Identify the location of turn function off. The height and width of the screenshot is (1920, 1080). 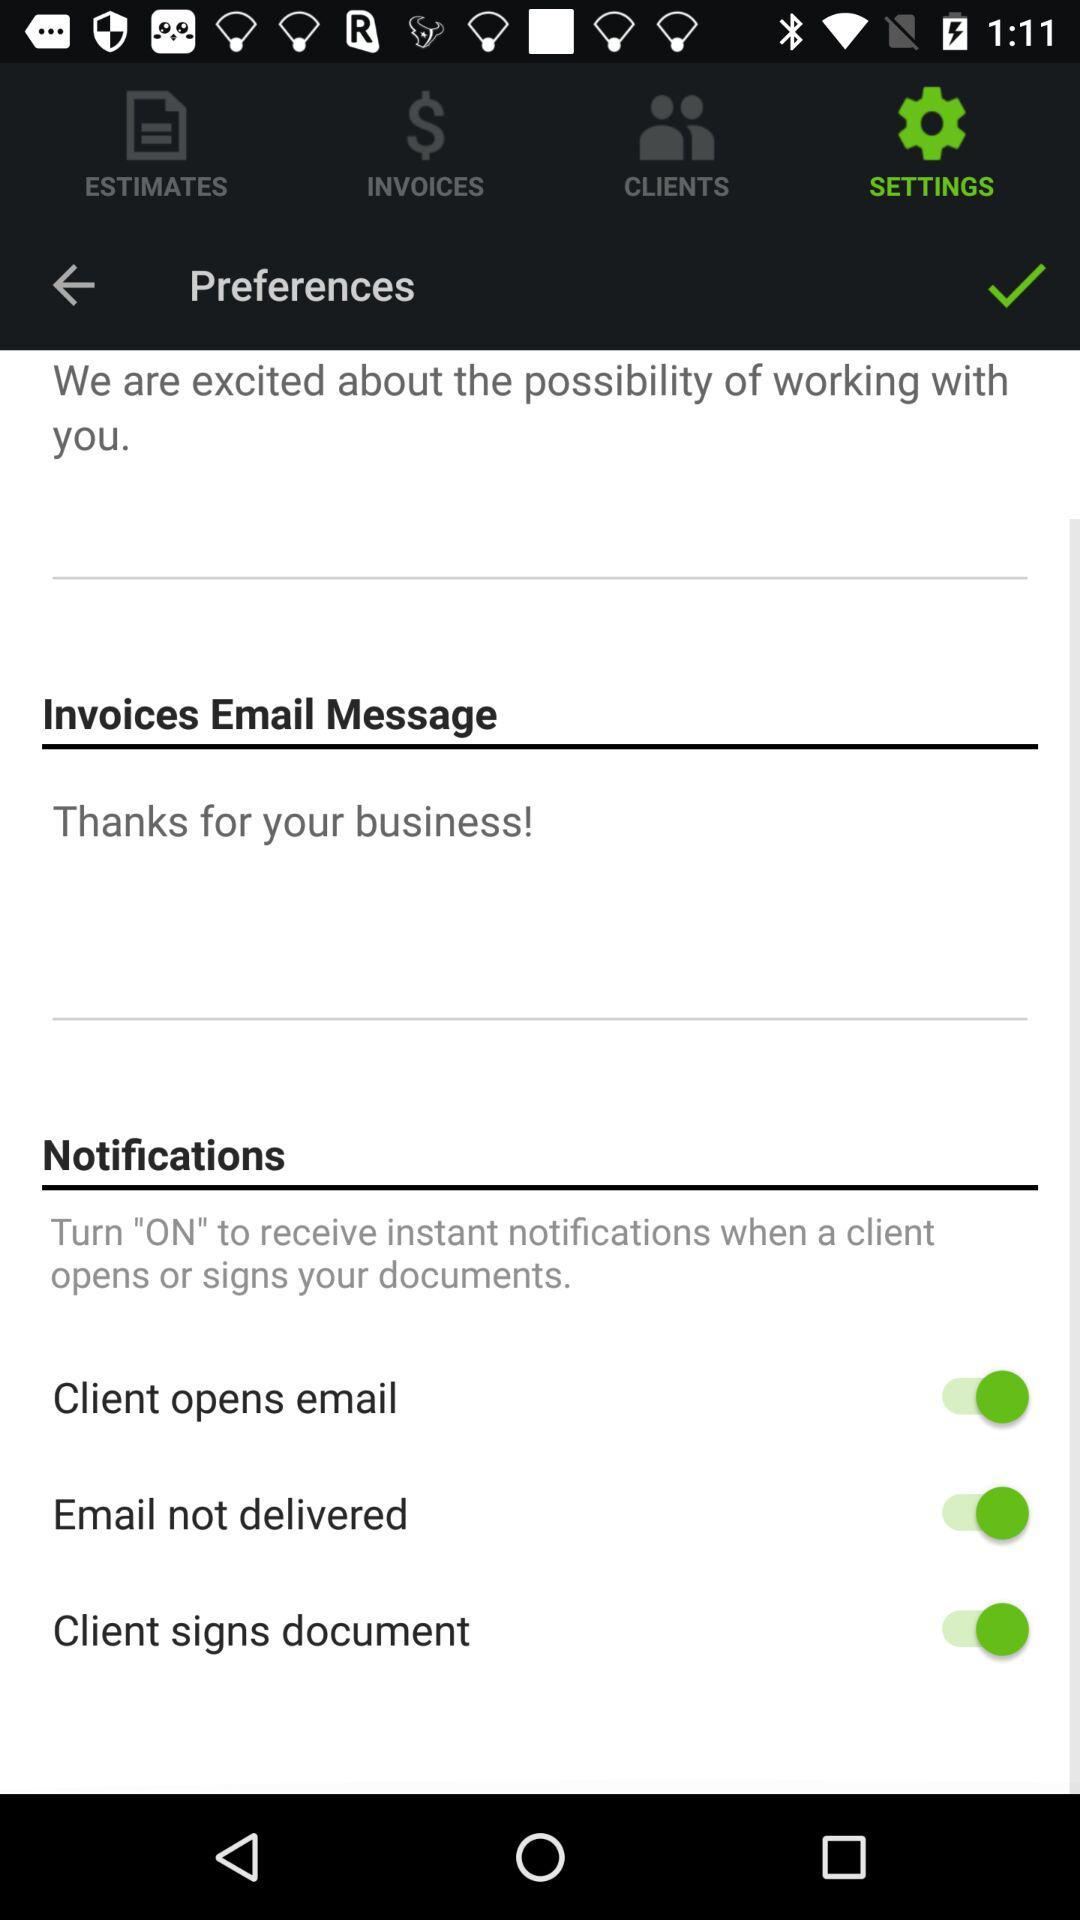
(974, 1513).